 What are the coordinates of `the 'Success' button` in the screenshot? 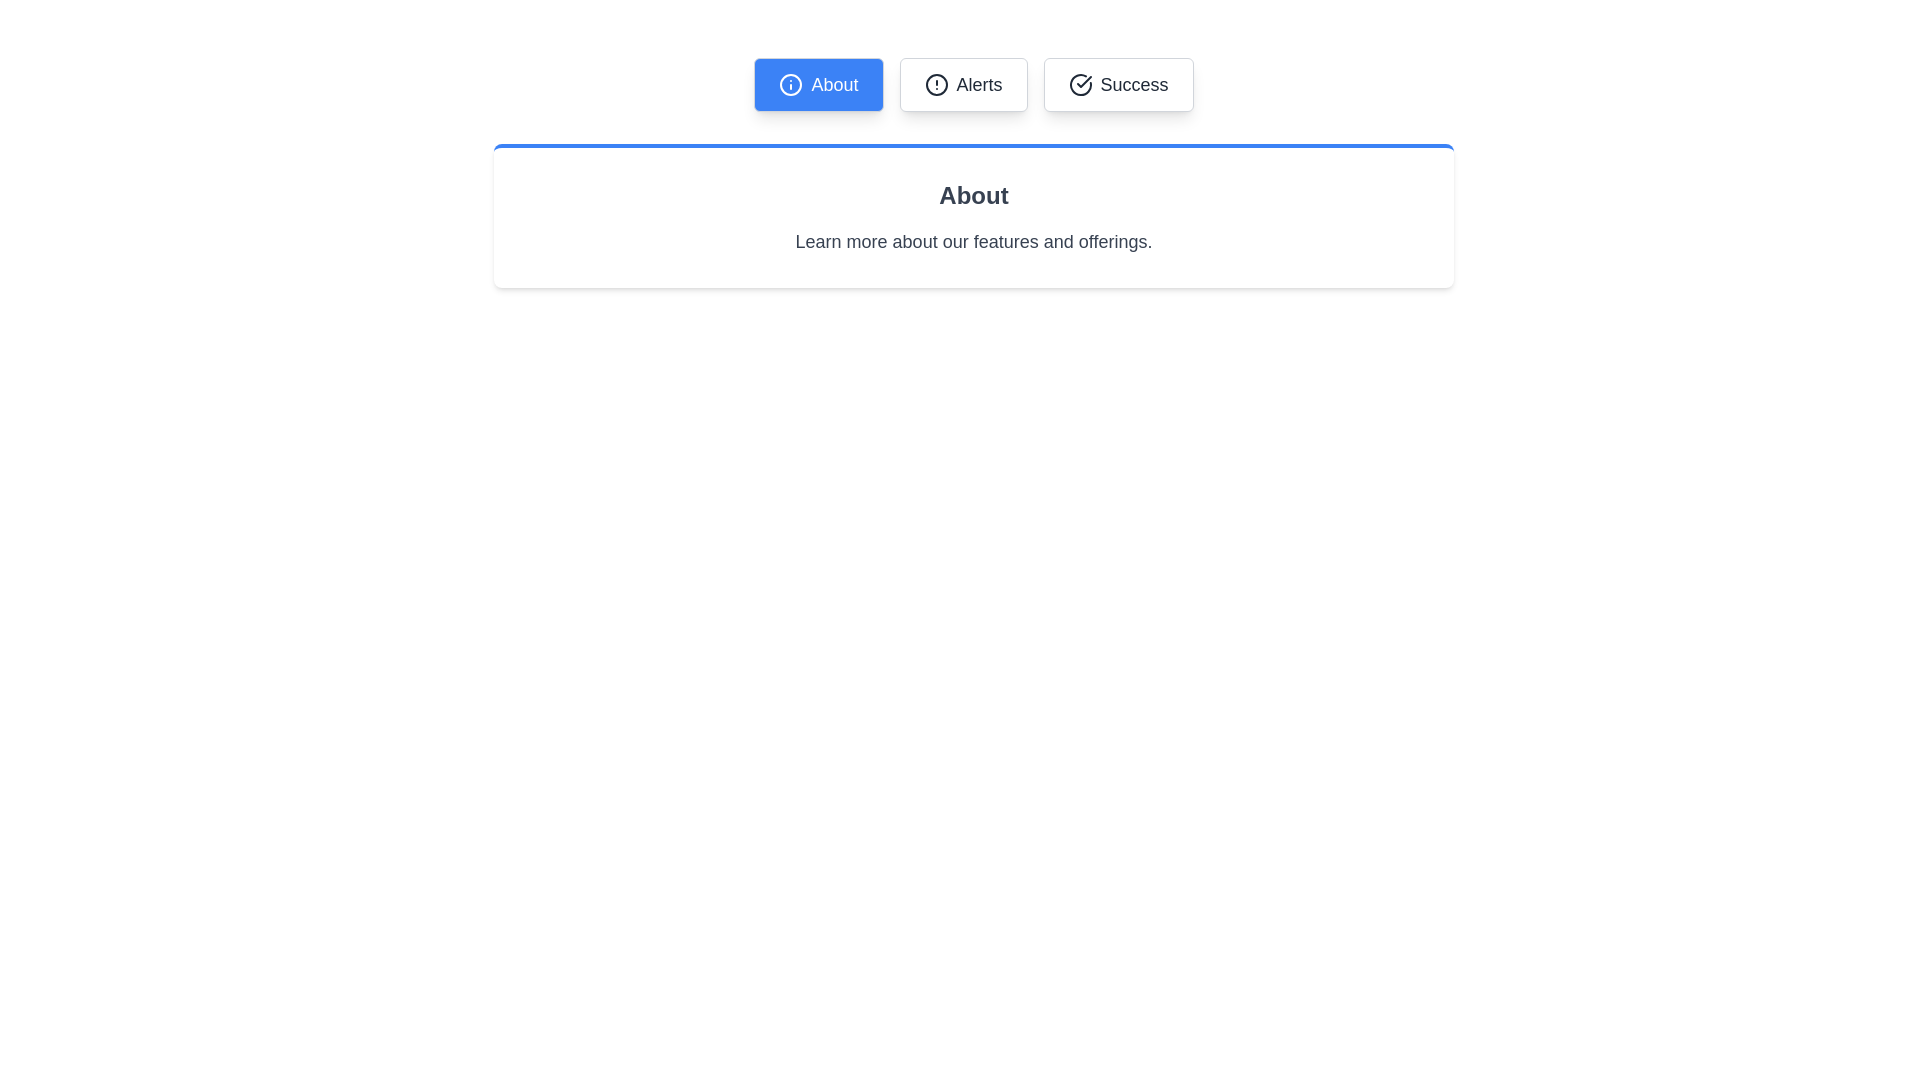 It's located at (1117, 83).